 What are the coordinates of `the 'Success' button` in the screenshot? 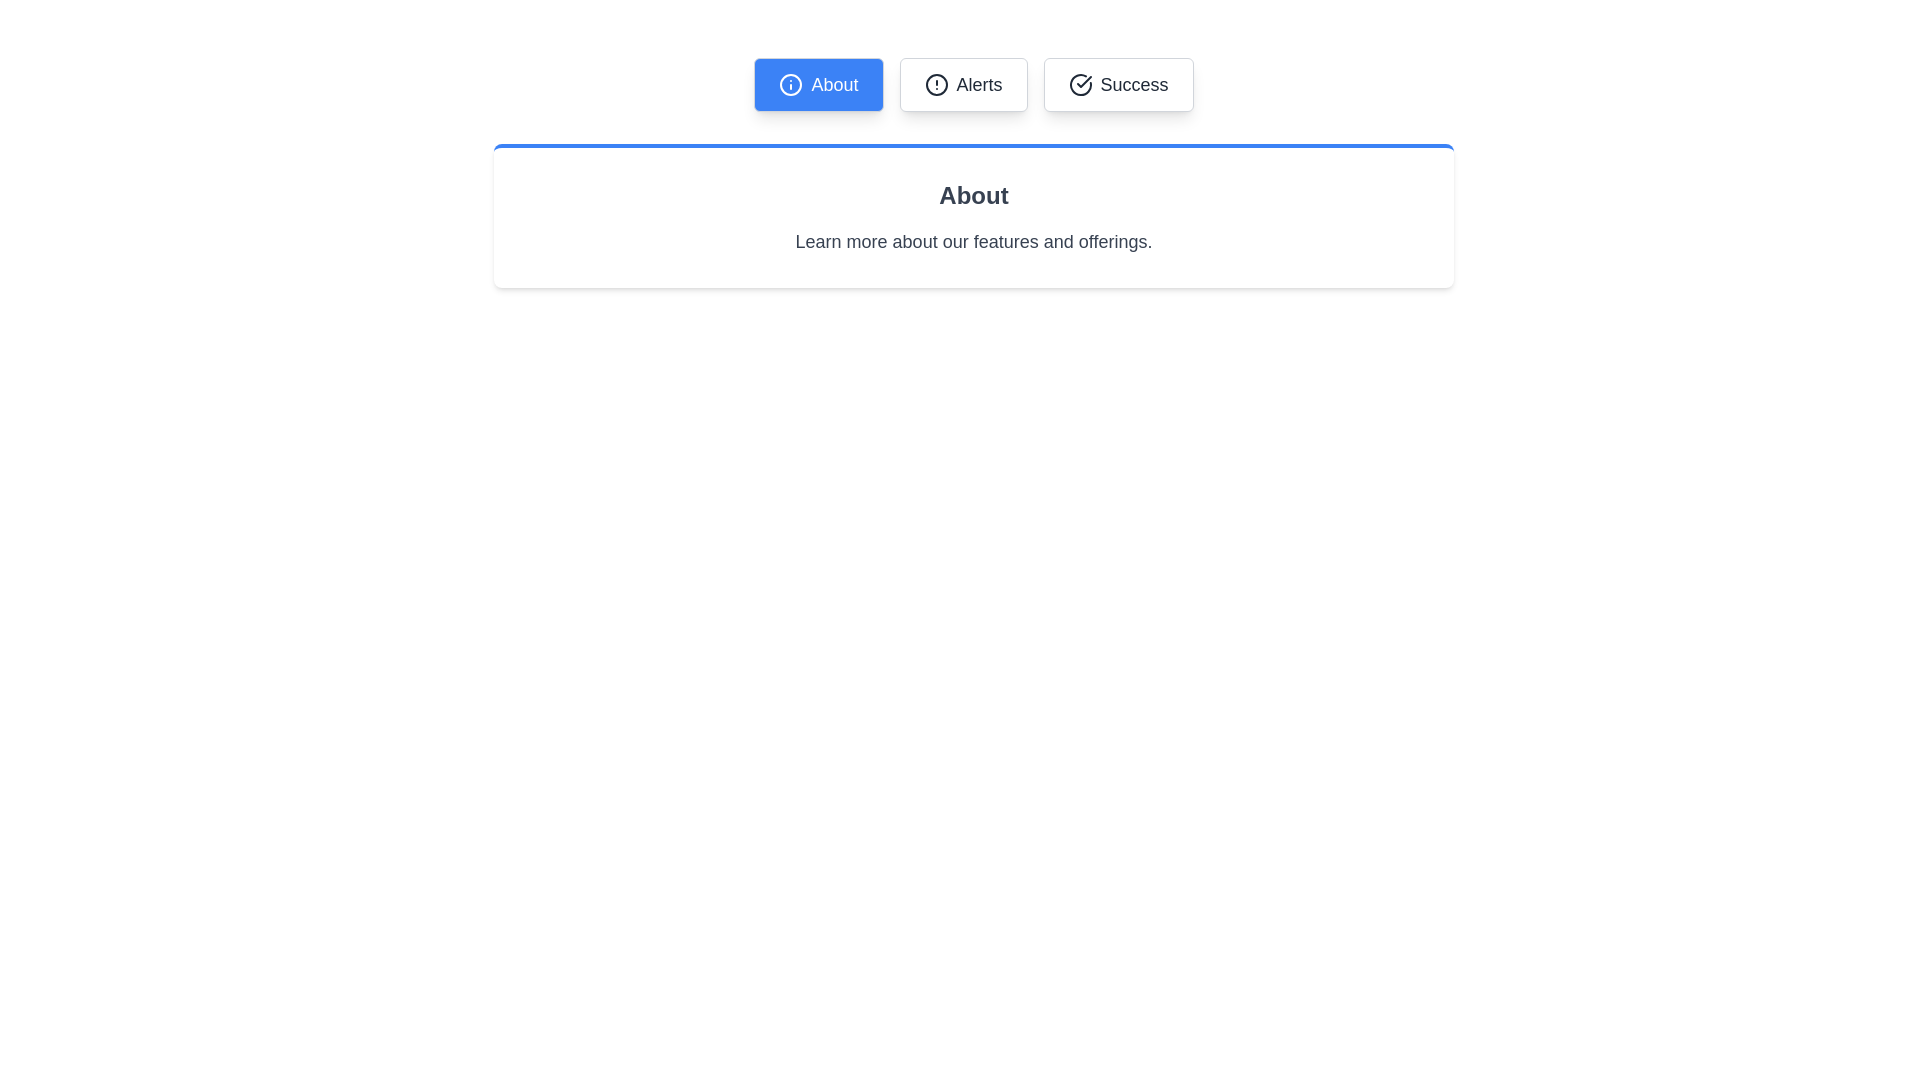 It's located at (1117, 83).